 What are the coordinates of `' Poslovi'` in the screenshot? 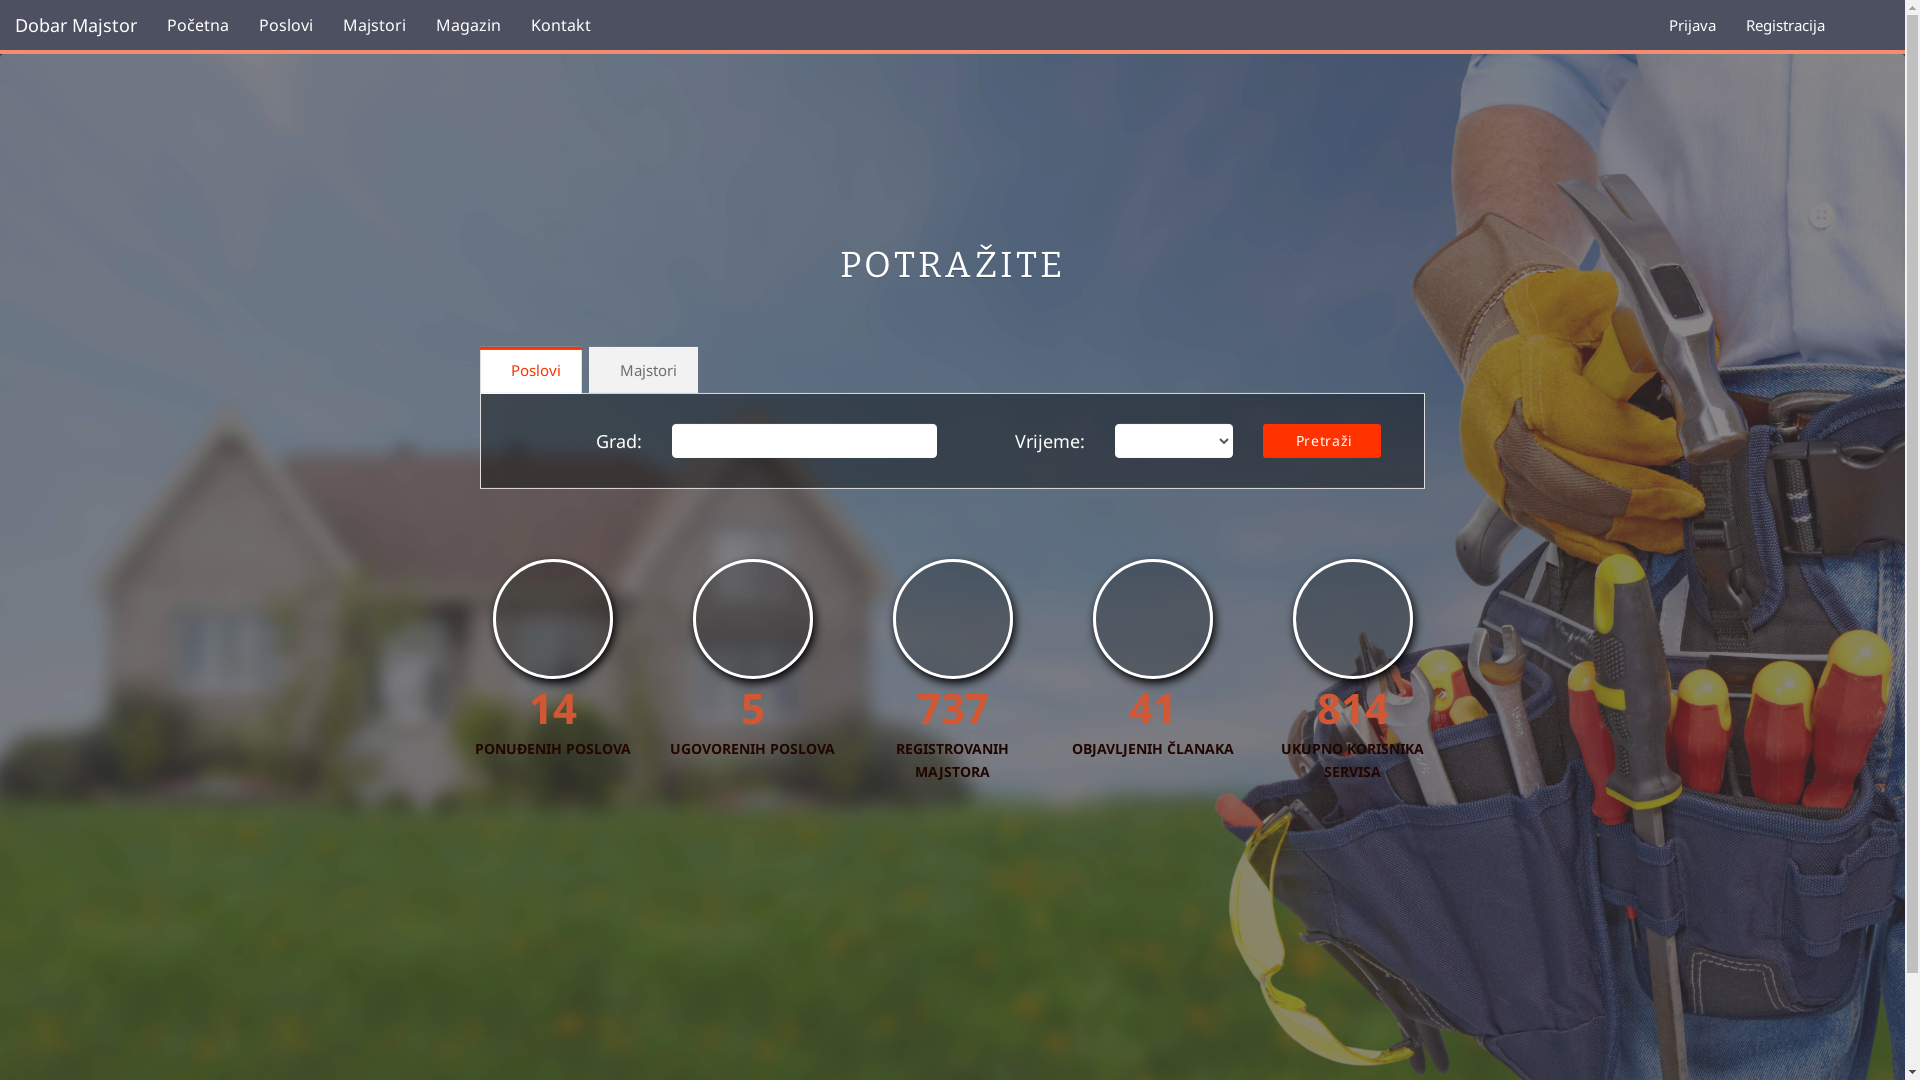 It's located at (480, 370).